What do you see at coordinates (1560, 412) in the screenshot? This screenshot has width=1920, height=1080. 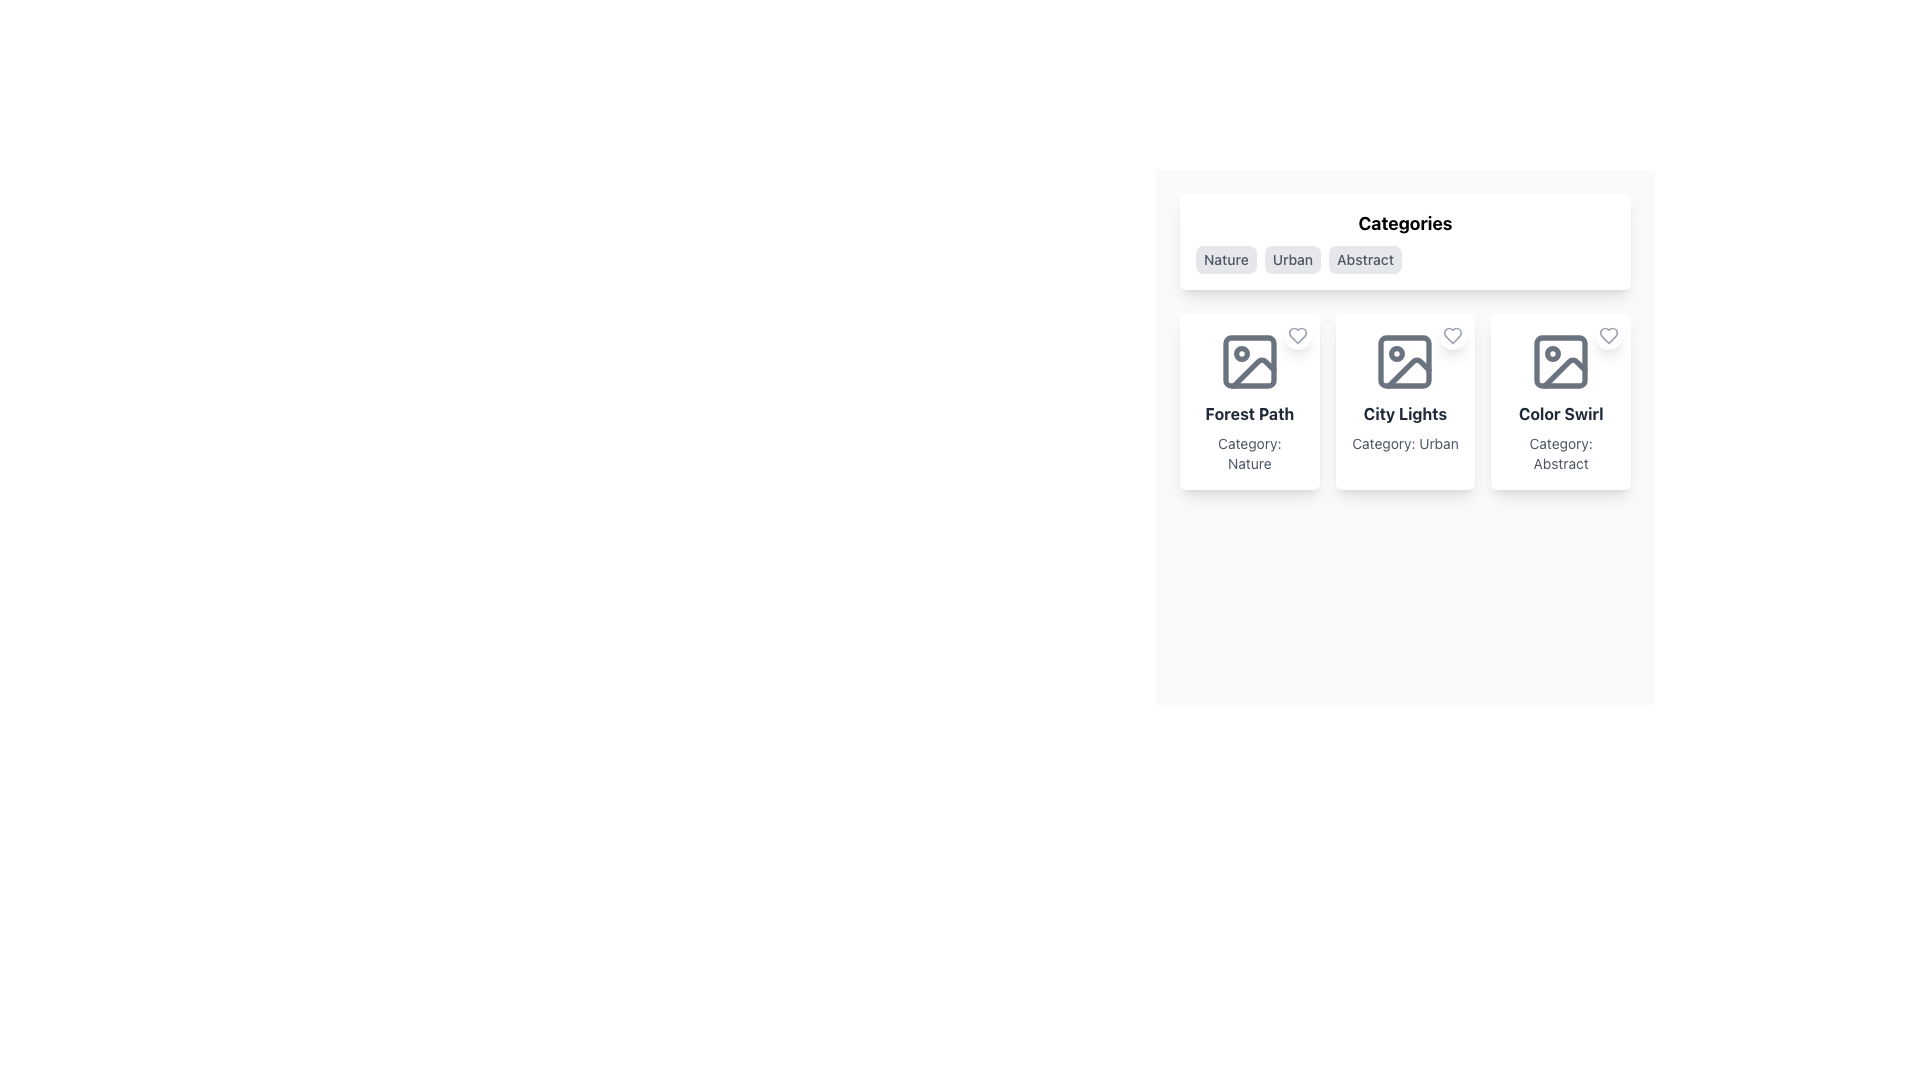 I see `Text label that serves as a title for the associated image and category details, positioned below the icon image and above the text 'Category: Abstract'` at bounding box center [1560, 412].